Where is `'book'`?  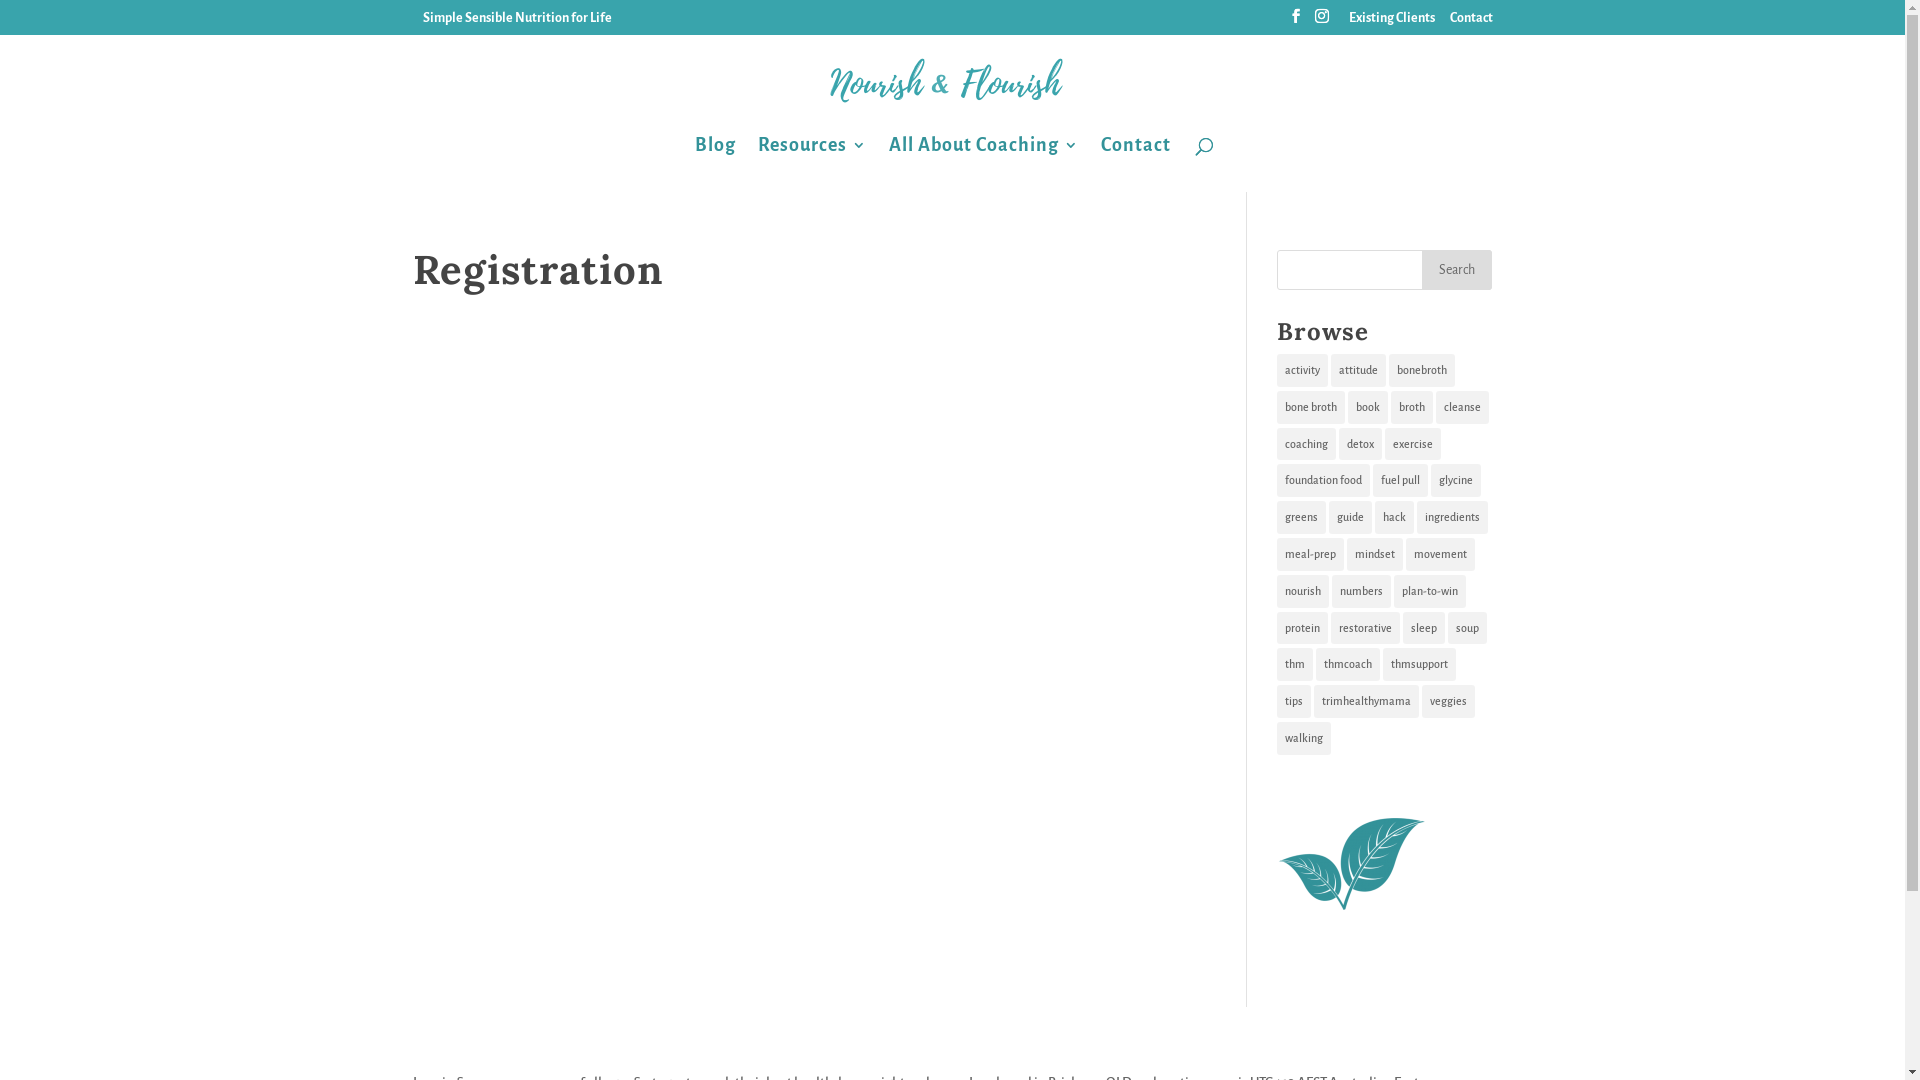
'book' is located at coordinates (1367, 406).